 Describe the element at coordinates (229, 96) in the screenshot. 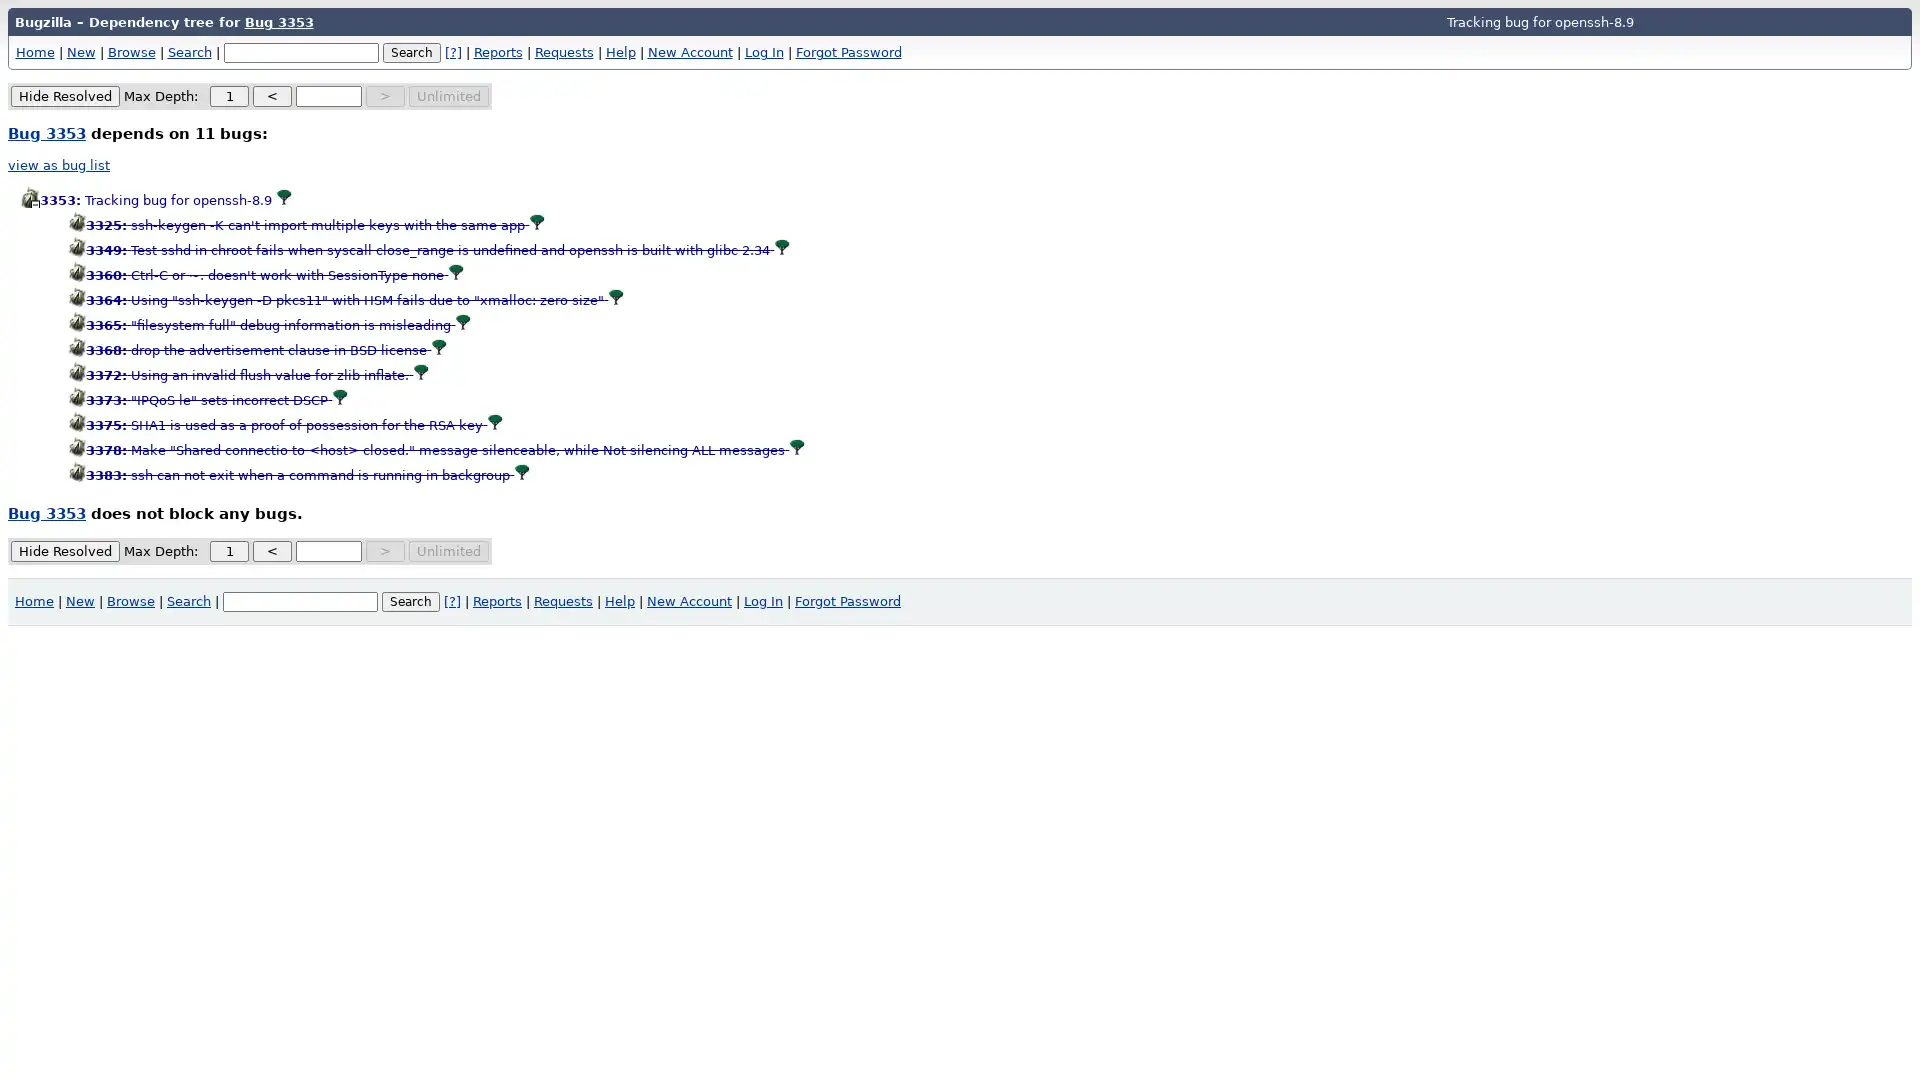

I see `1` at that location.